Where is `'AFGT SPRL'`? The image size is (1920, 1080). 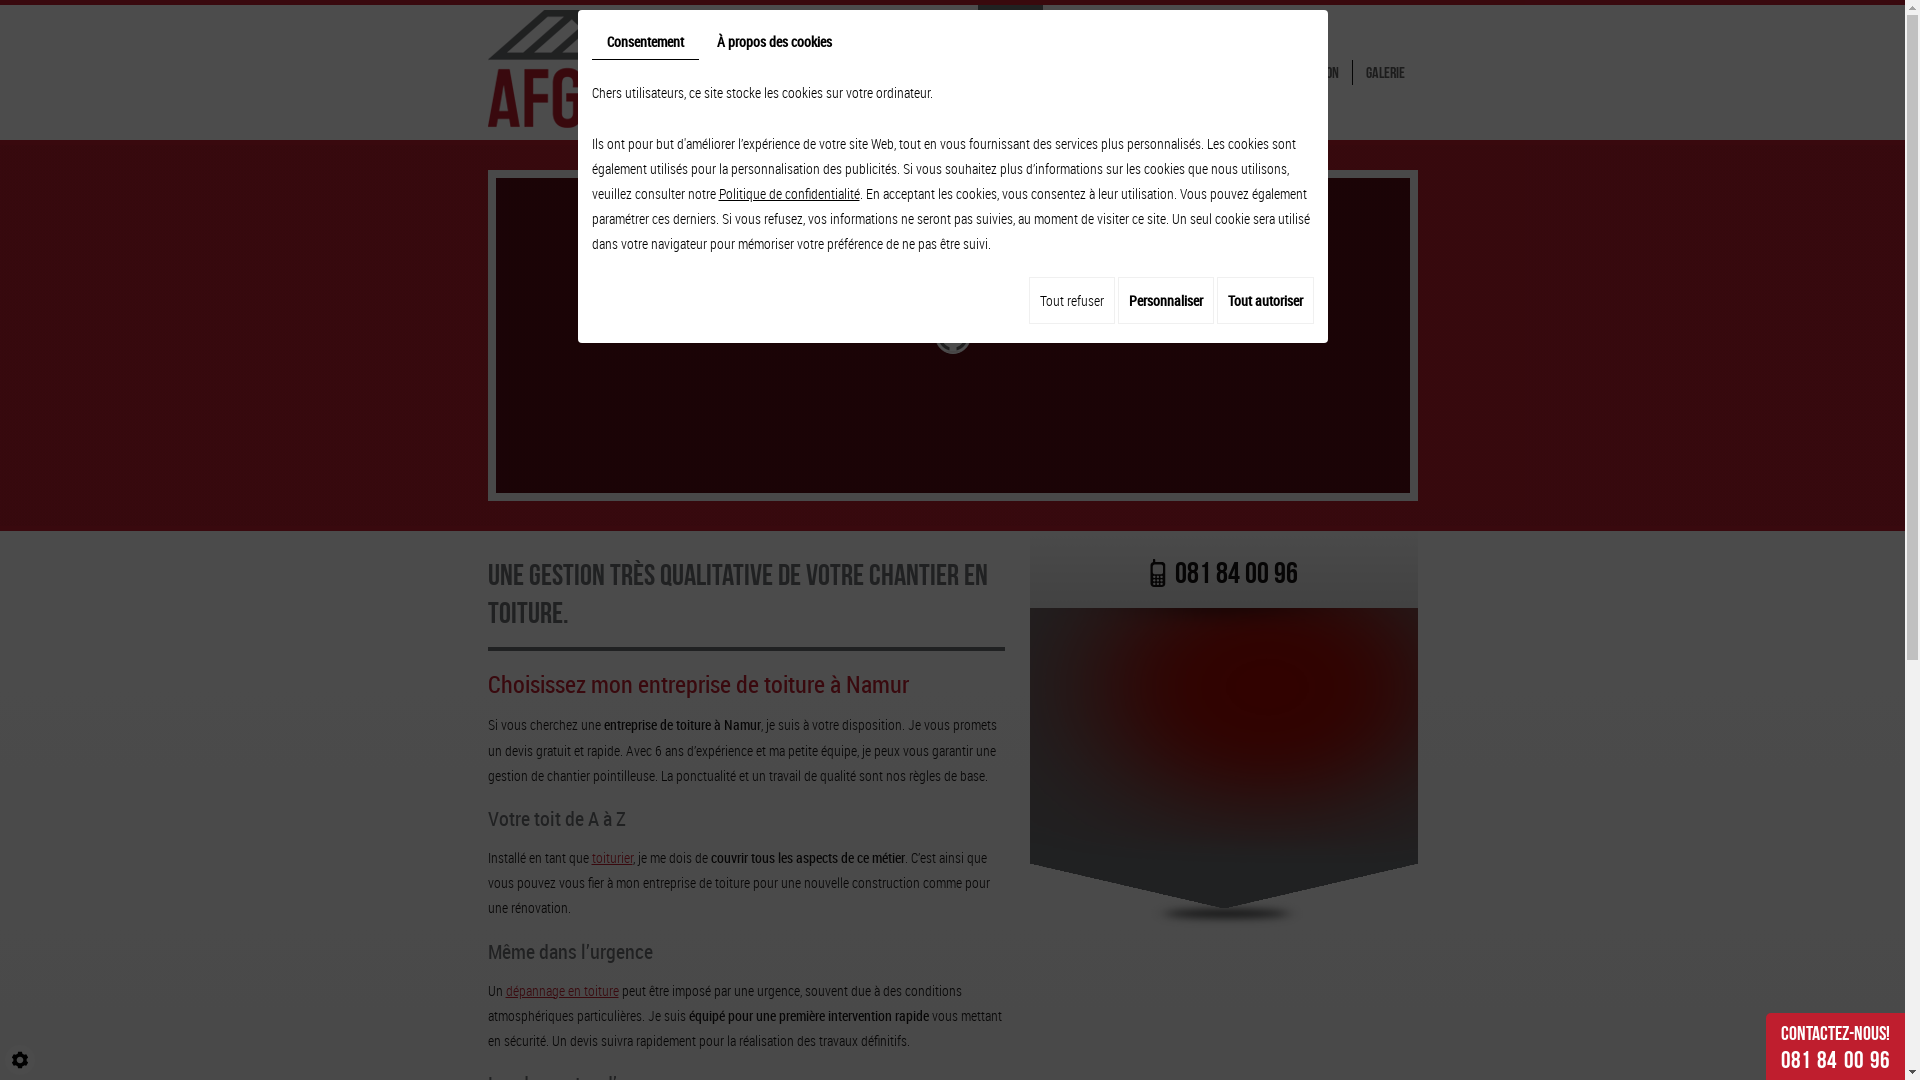 'AFGT SPRL' is located at coordinates (598, 65).